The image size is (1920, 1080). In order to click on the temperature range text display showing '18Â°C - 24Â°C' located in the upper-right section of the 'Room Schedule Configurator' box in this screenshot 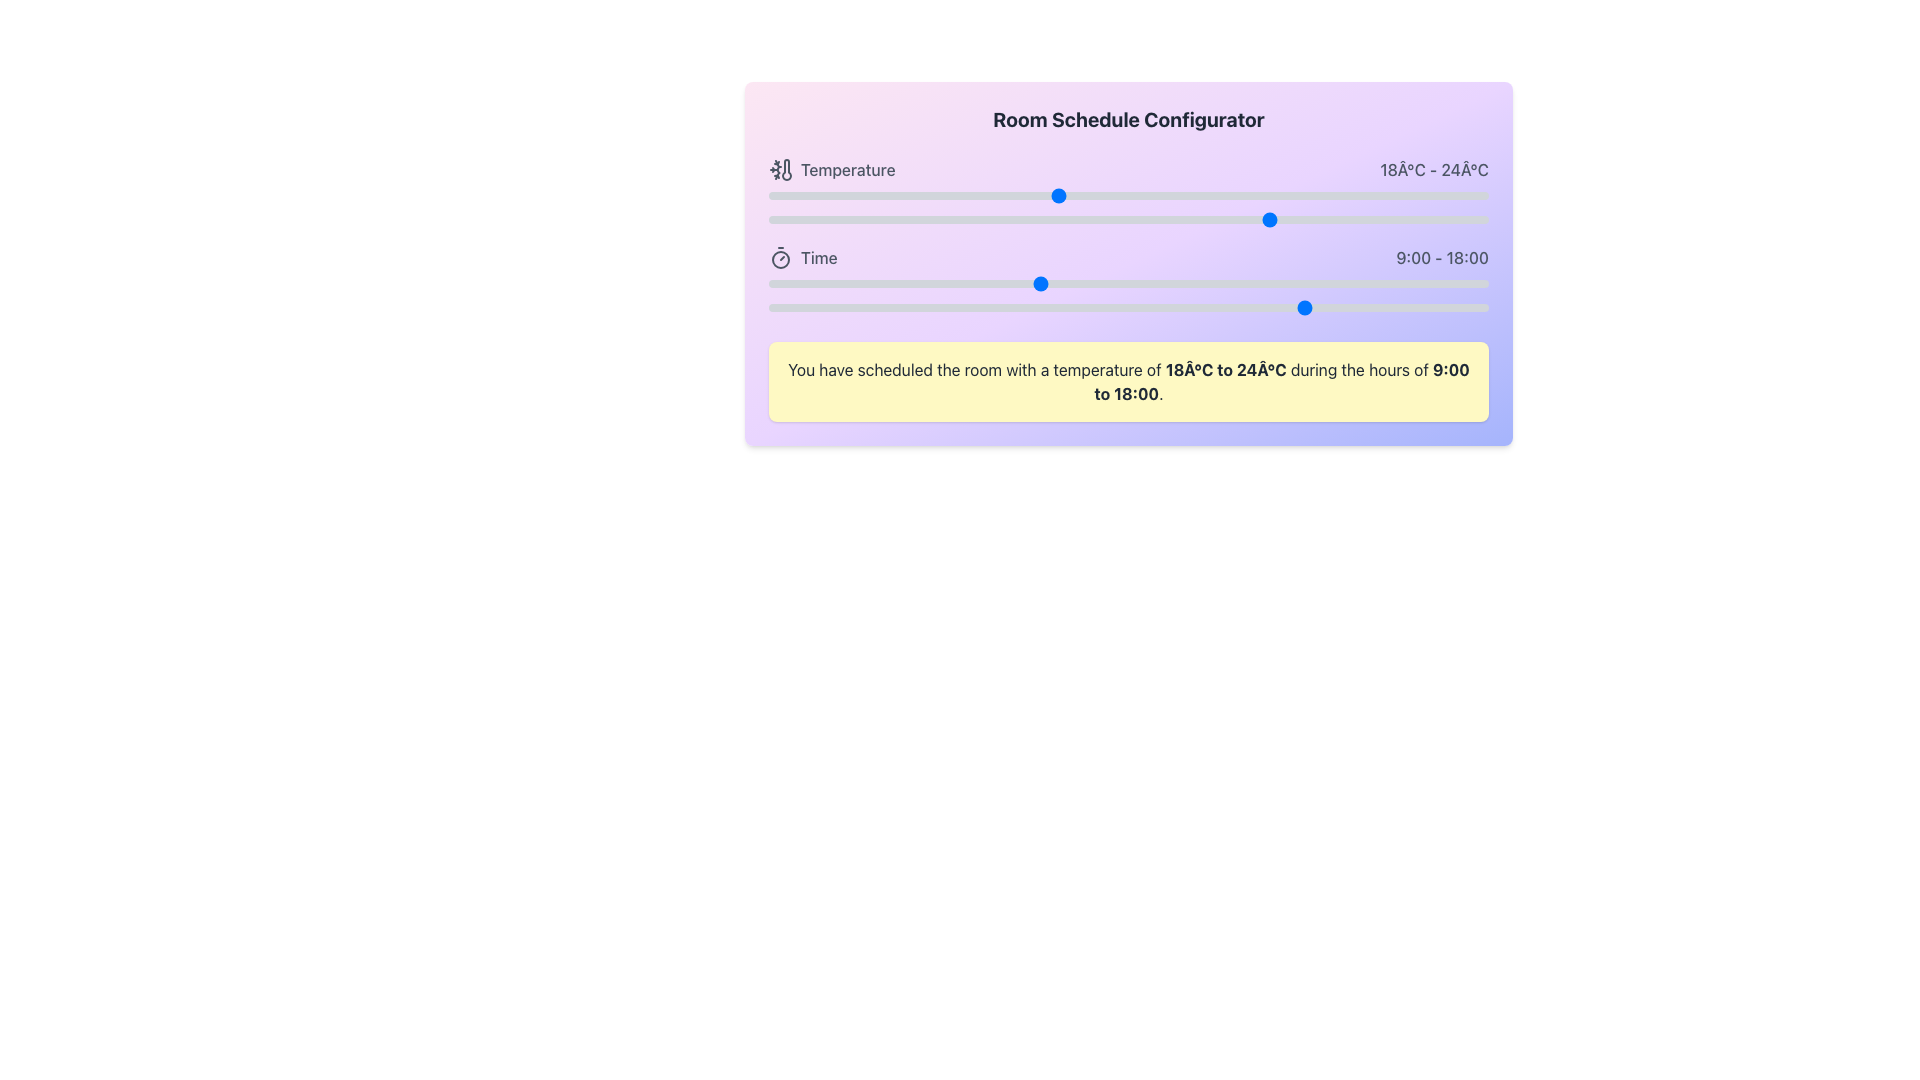, I will do `click(1433, 168)`.